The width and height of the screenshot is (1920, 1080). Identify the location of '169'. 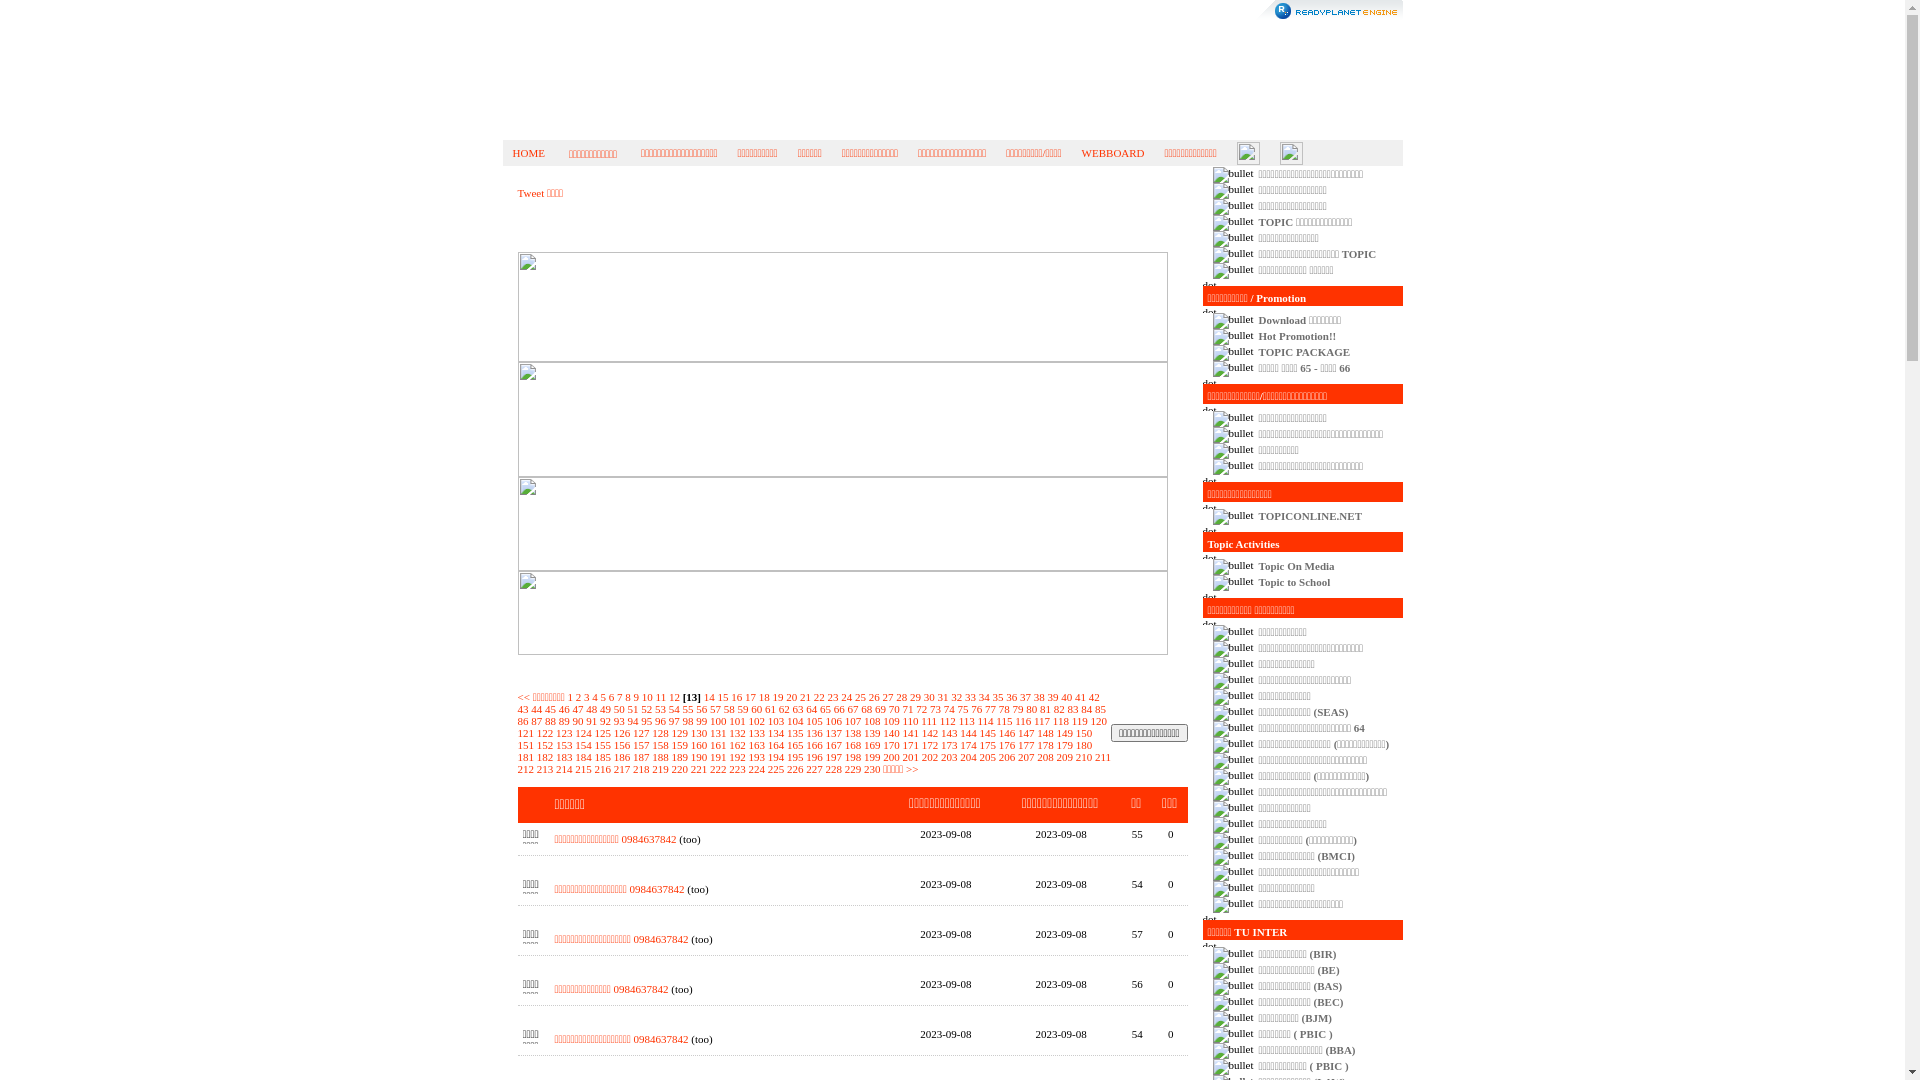
(872, 744).